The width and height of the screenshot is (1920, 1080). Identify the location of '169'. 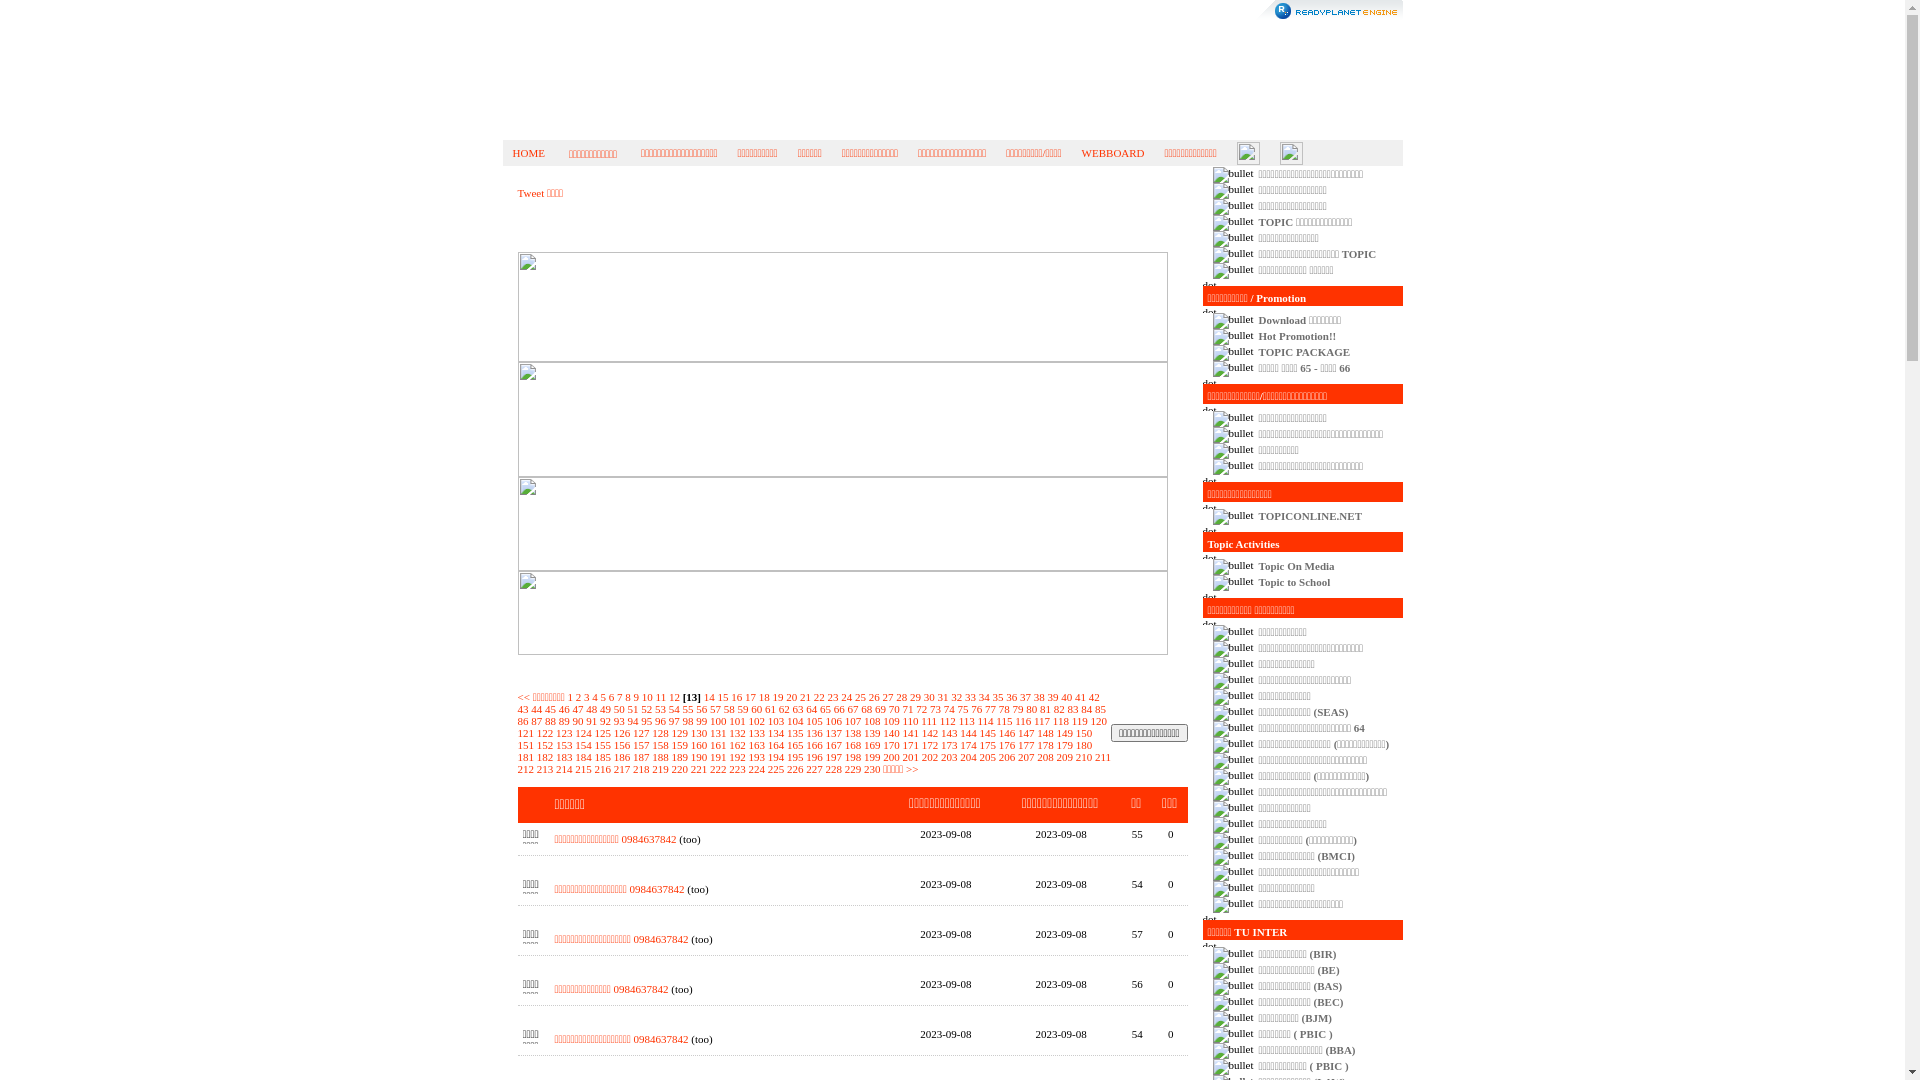
(872, 744).